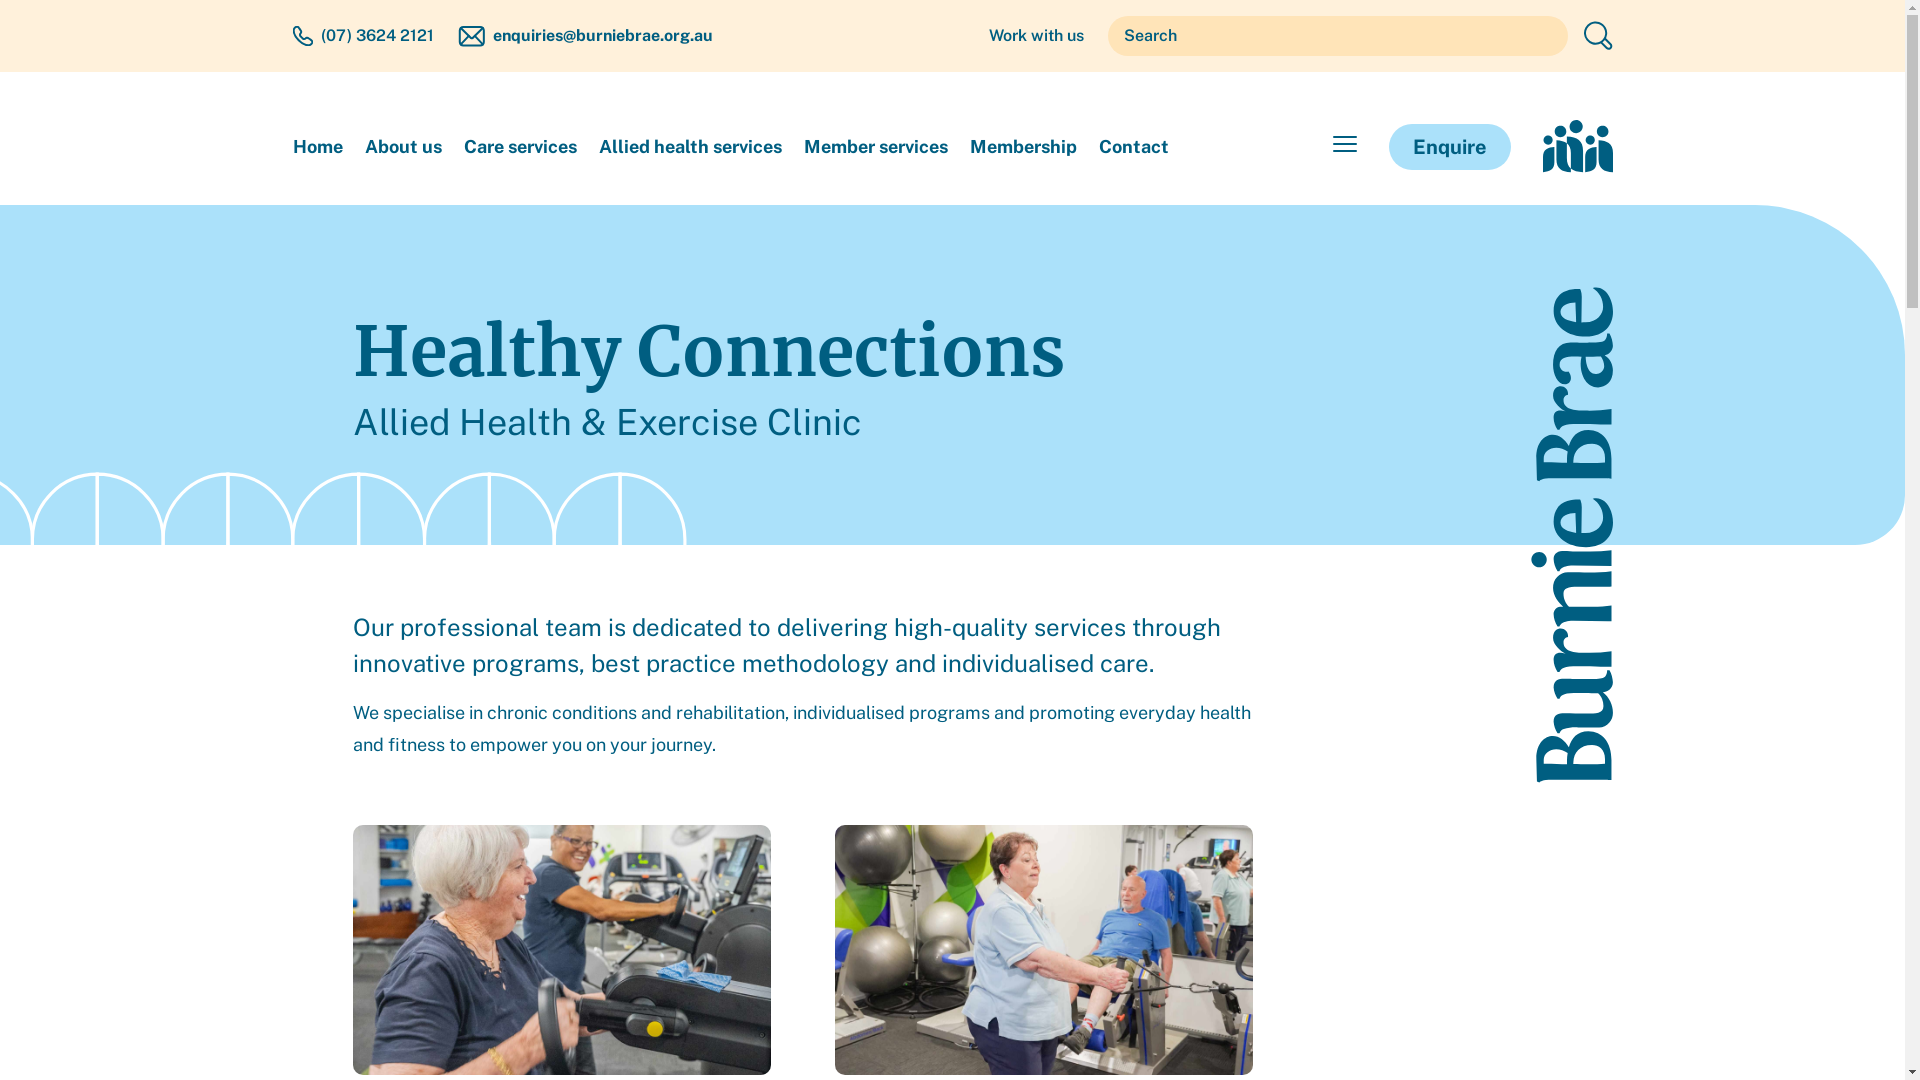 Image resolution: width=1920 pixels, height=1080 pixels. What do you see at coordinates (969, 145) in the screenshot?
I see `'Membership'` at bounding box center [969, 145].